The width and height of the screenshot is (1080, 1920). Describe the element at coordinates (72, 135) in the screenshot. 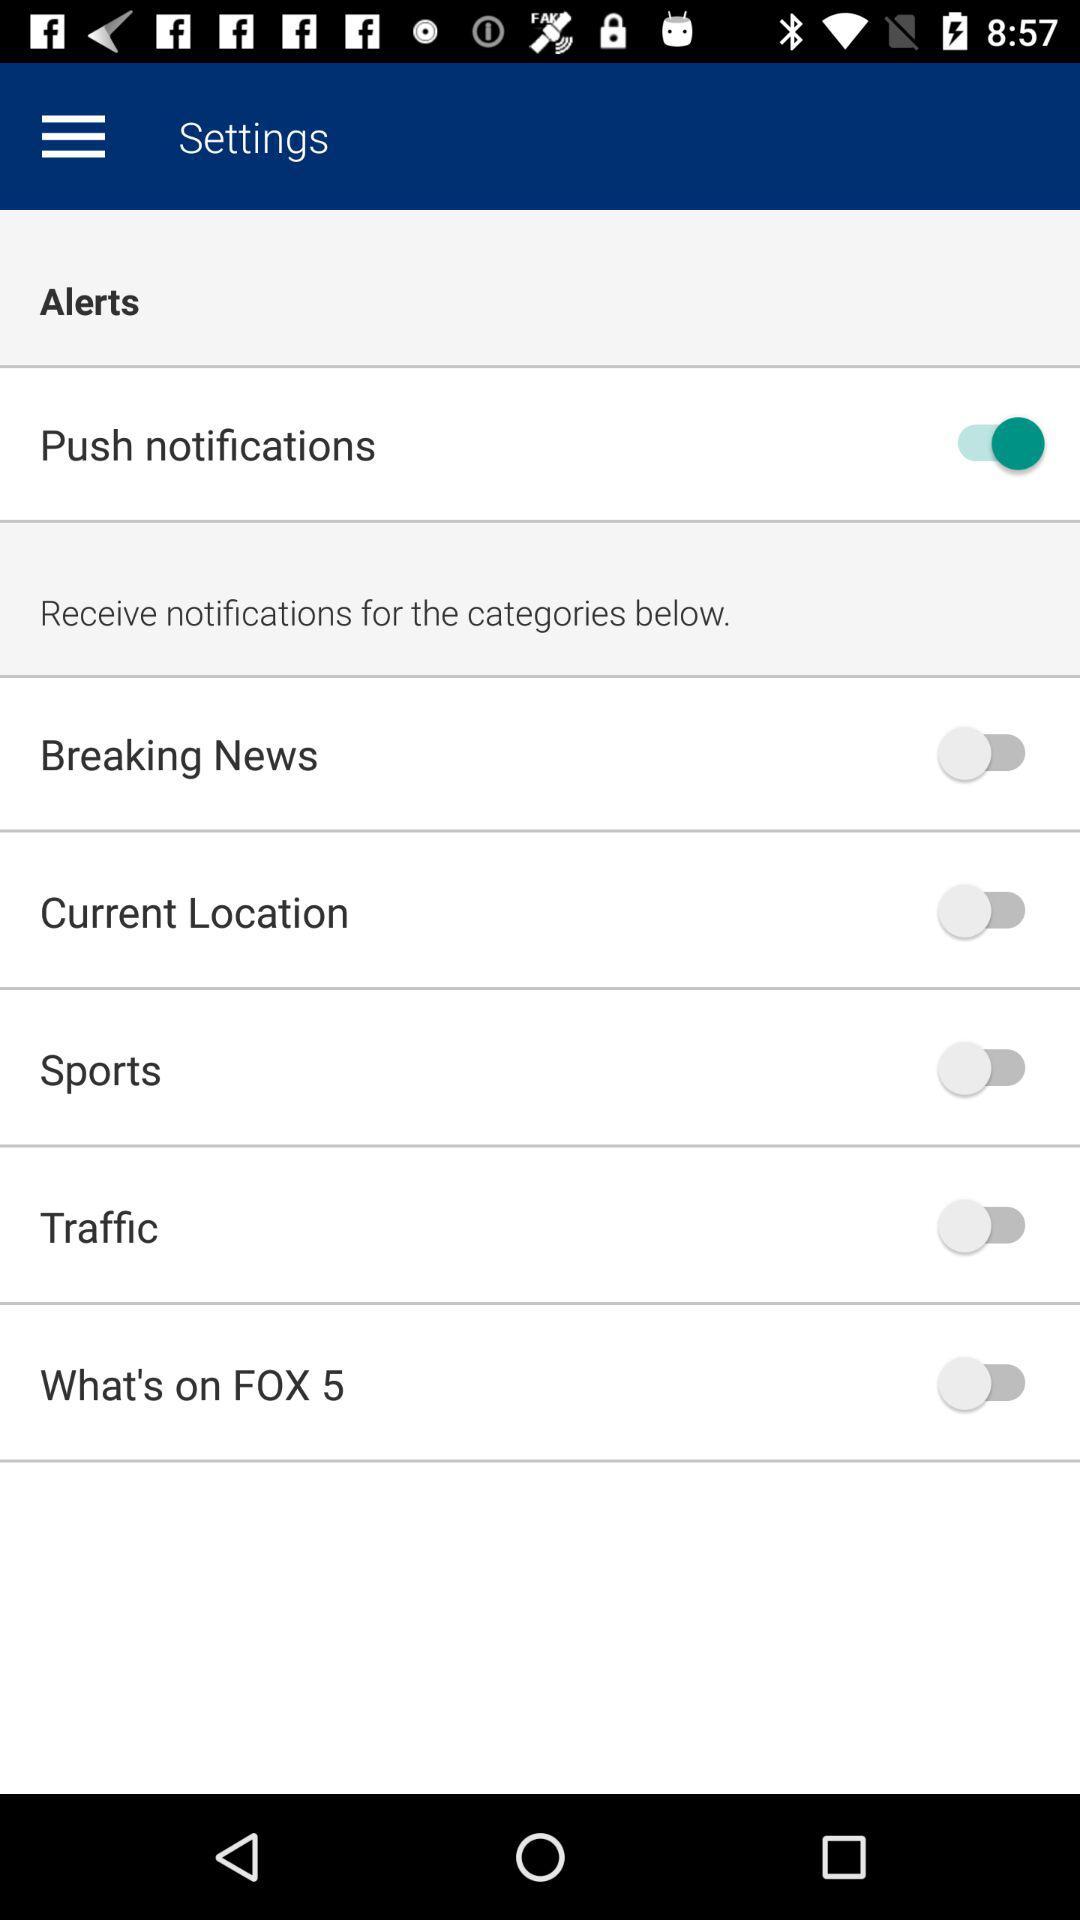

I see `the menu icon` at that location.